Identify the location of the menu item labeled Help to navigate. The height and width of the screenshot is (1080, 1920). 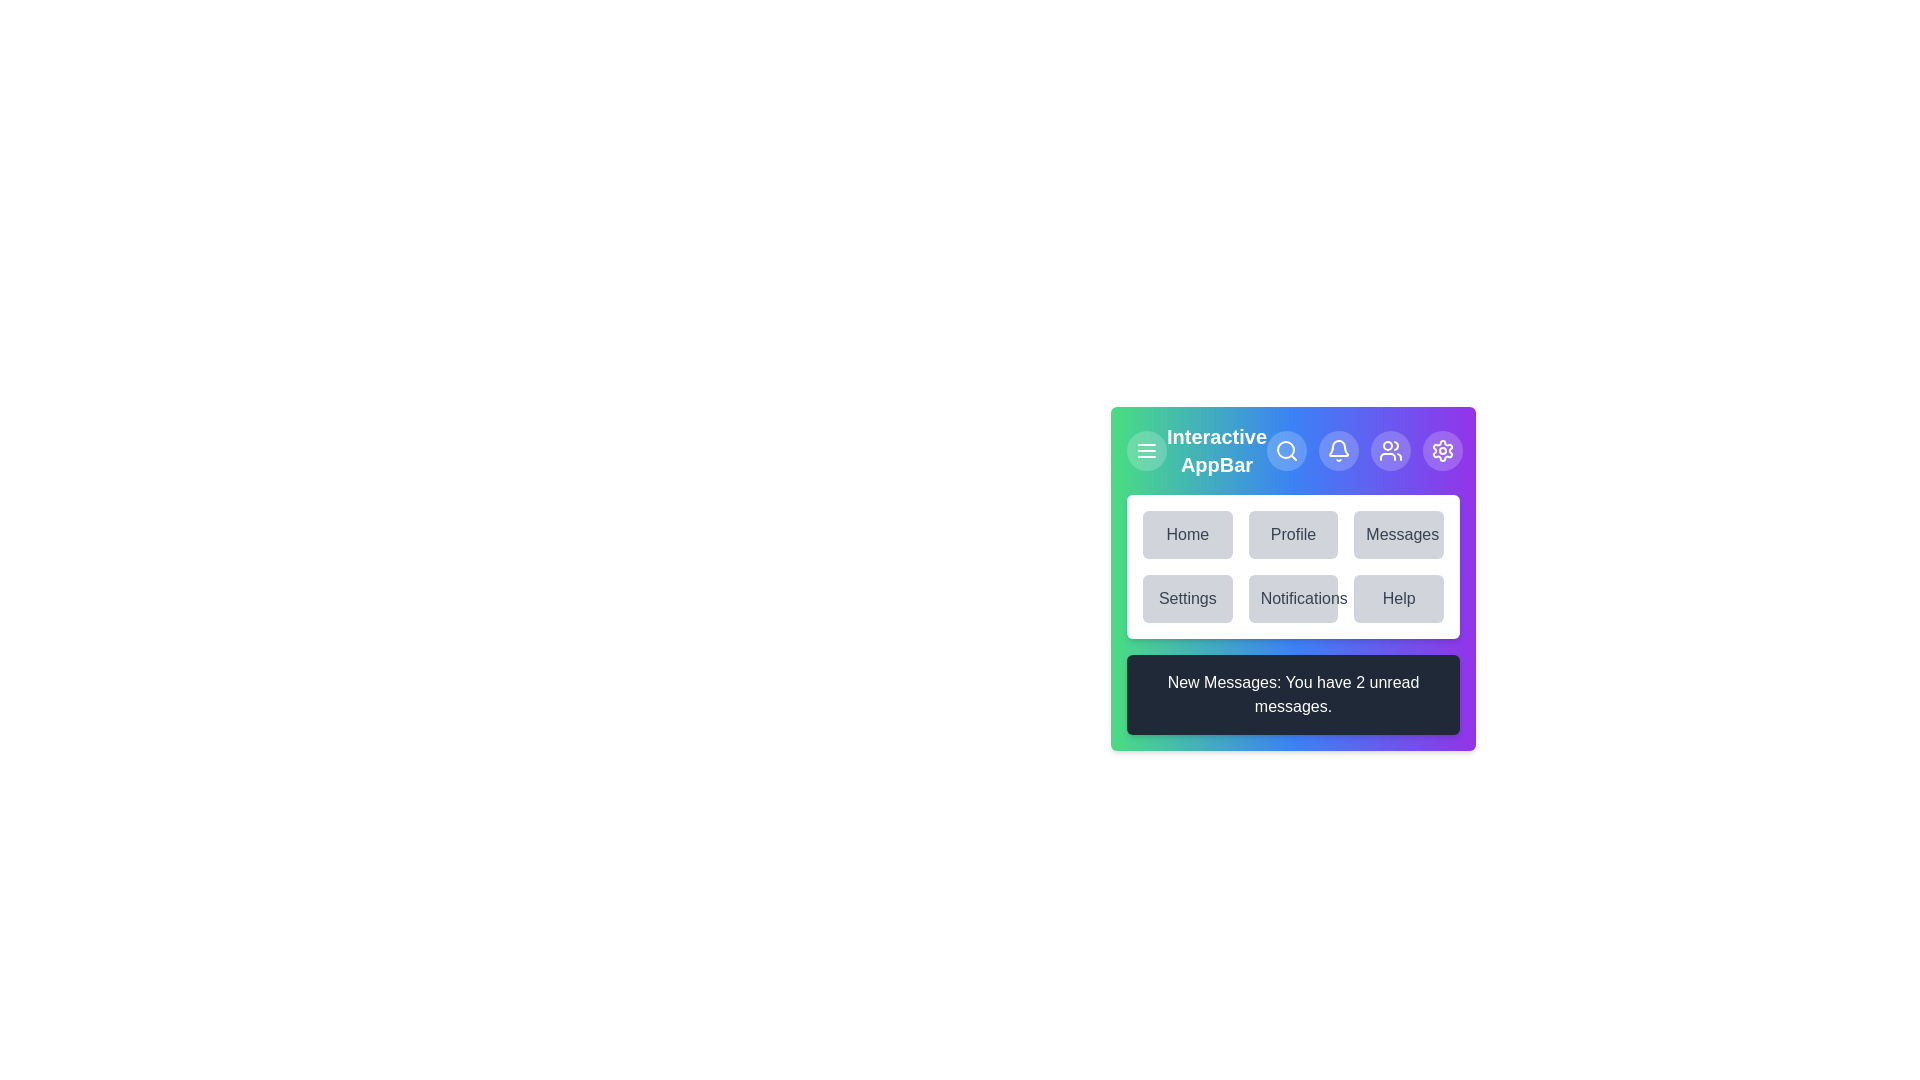
(1398, 597).